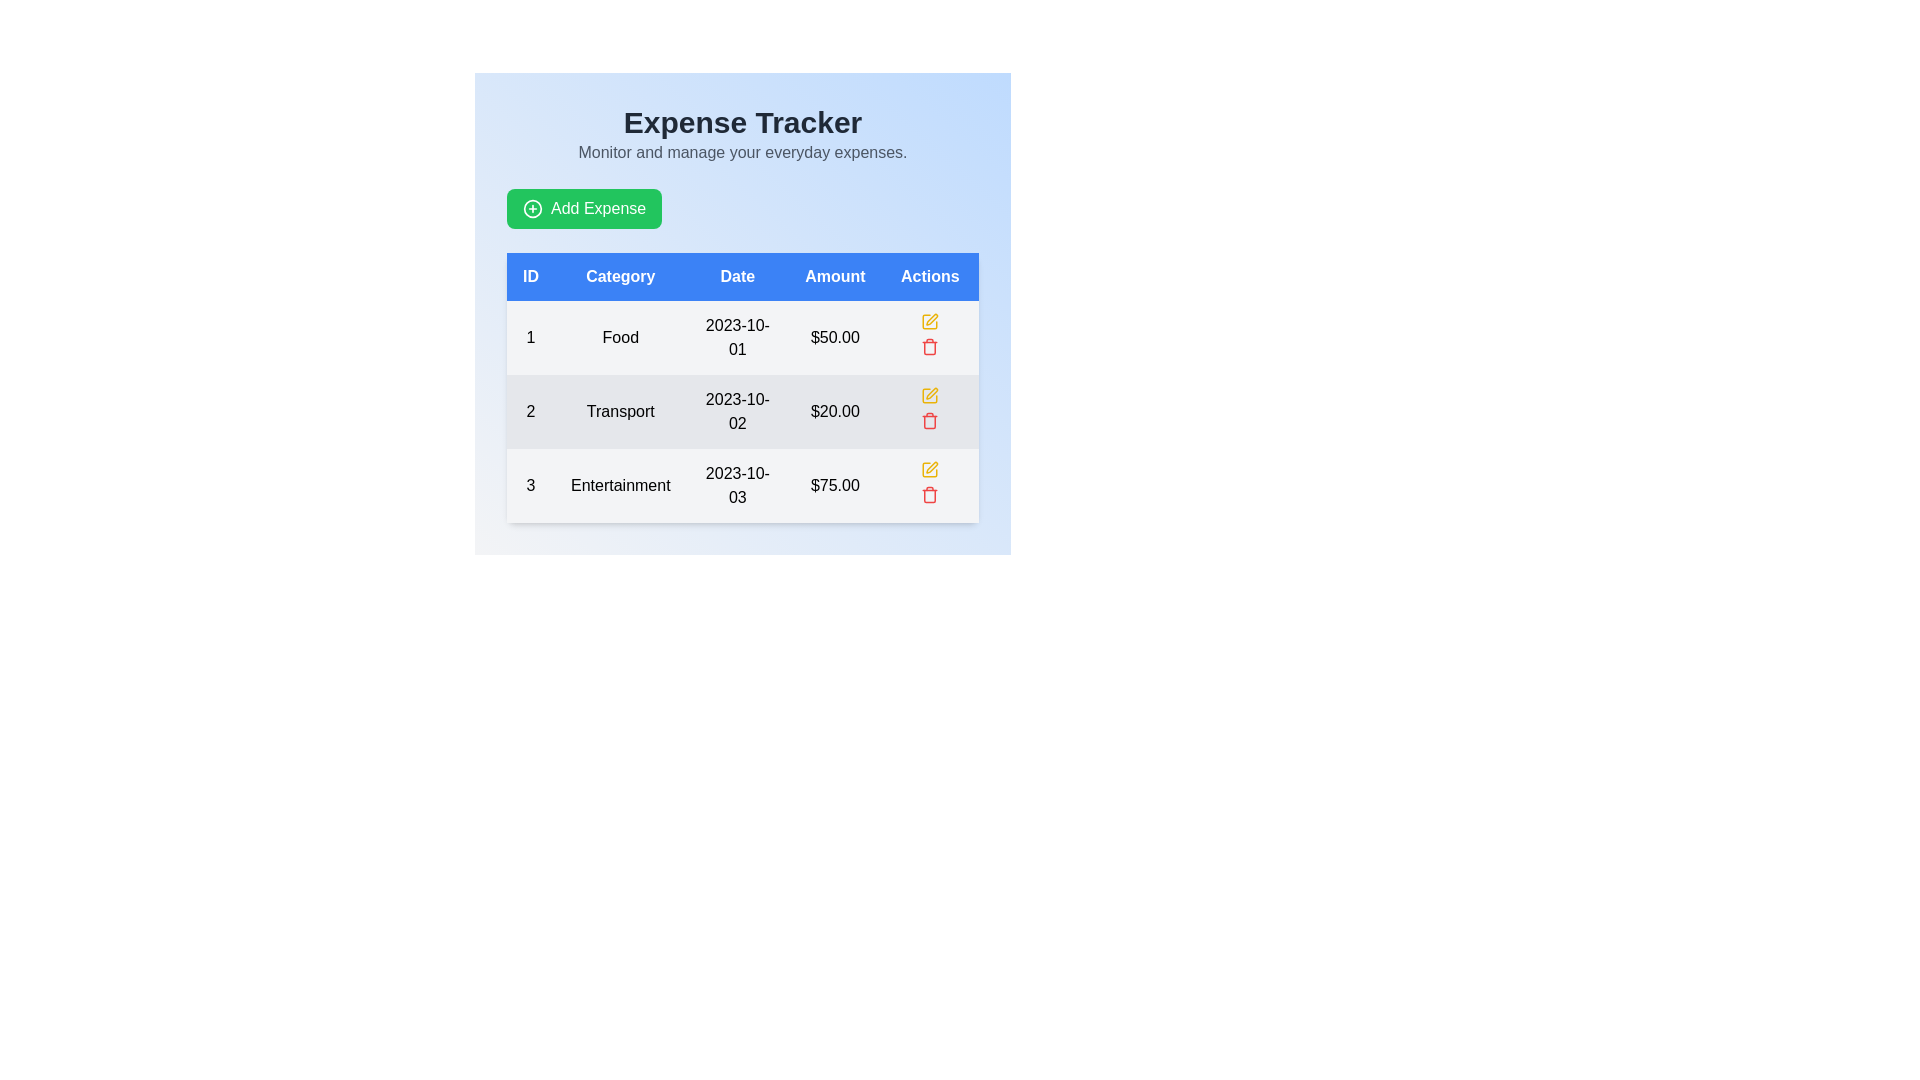 The image size is (1920, 1080). What do you see at coordinates (736, 486) in the screenshot?
I see `the Text label displaying the date '2023-10-03' in the third row of the table under the 'Date' column` at bounding box center [736, 486].